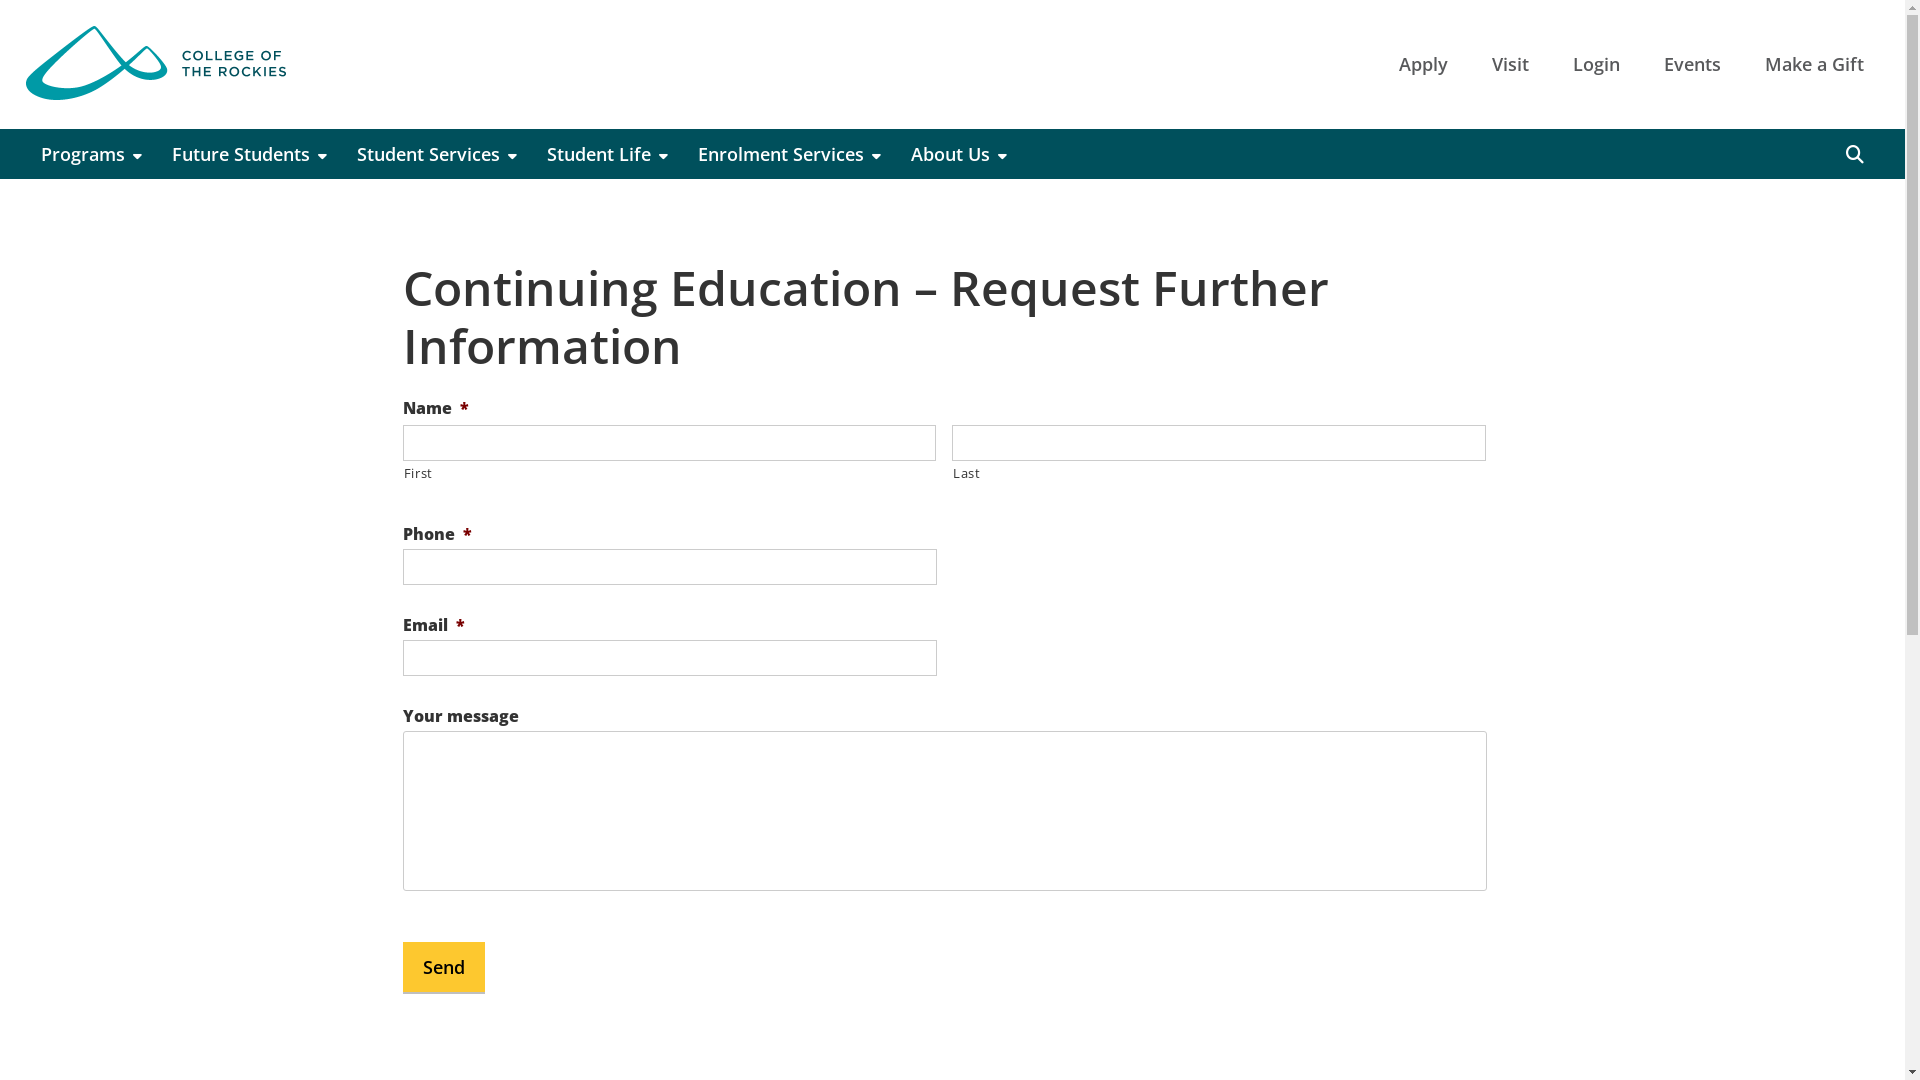  I want to click on 'Visit', so click(1510, 63).